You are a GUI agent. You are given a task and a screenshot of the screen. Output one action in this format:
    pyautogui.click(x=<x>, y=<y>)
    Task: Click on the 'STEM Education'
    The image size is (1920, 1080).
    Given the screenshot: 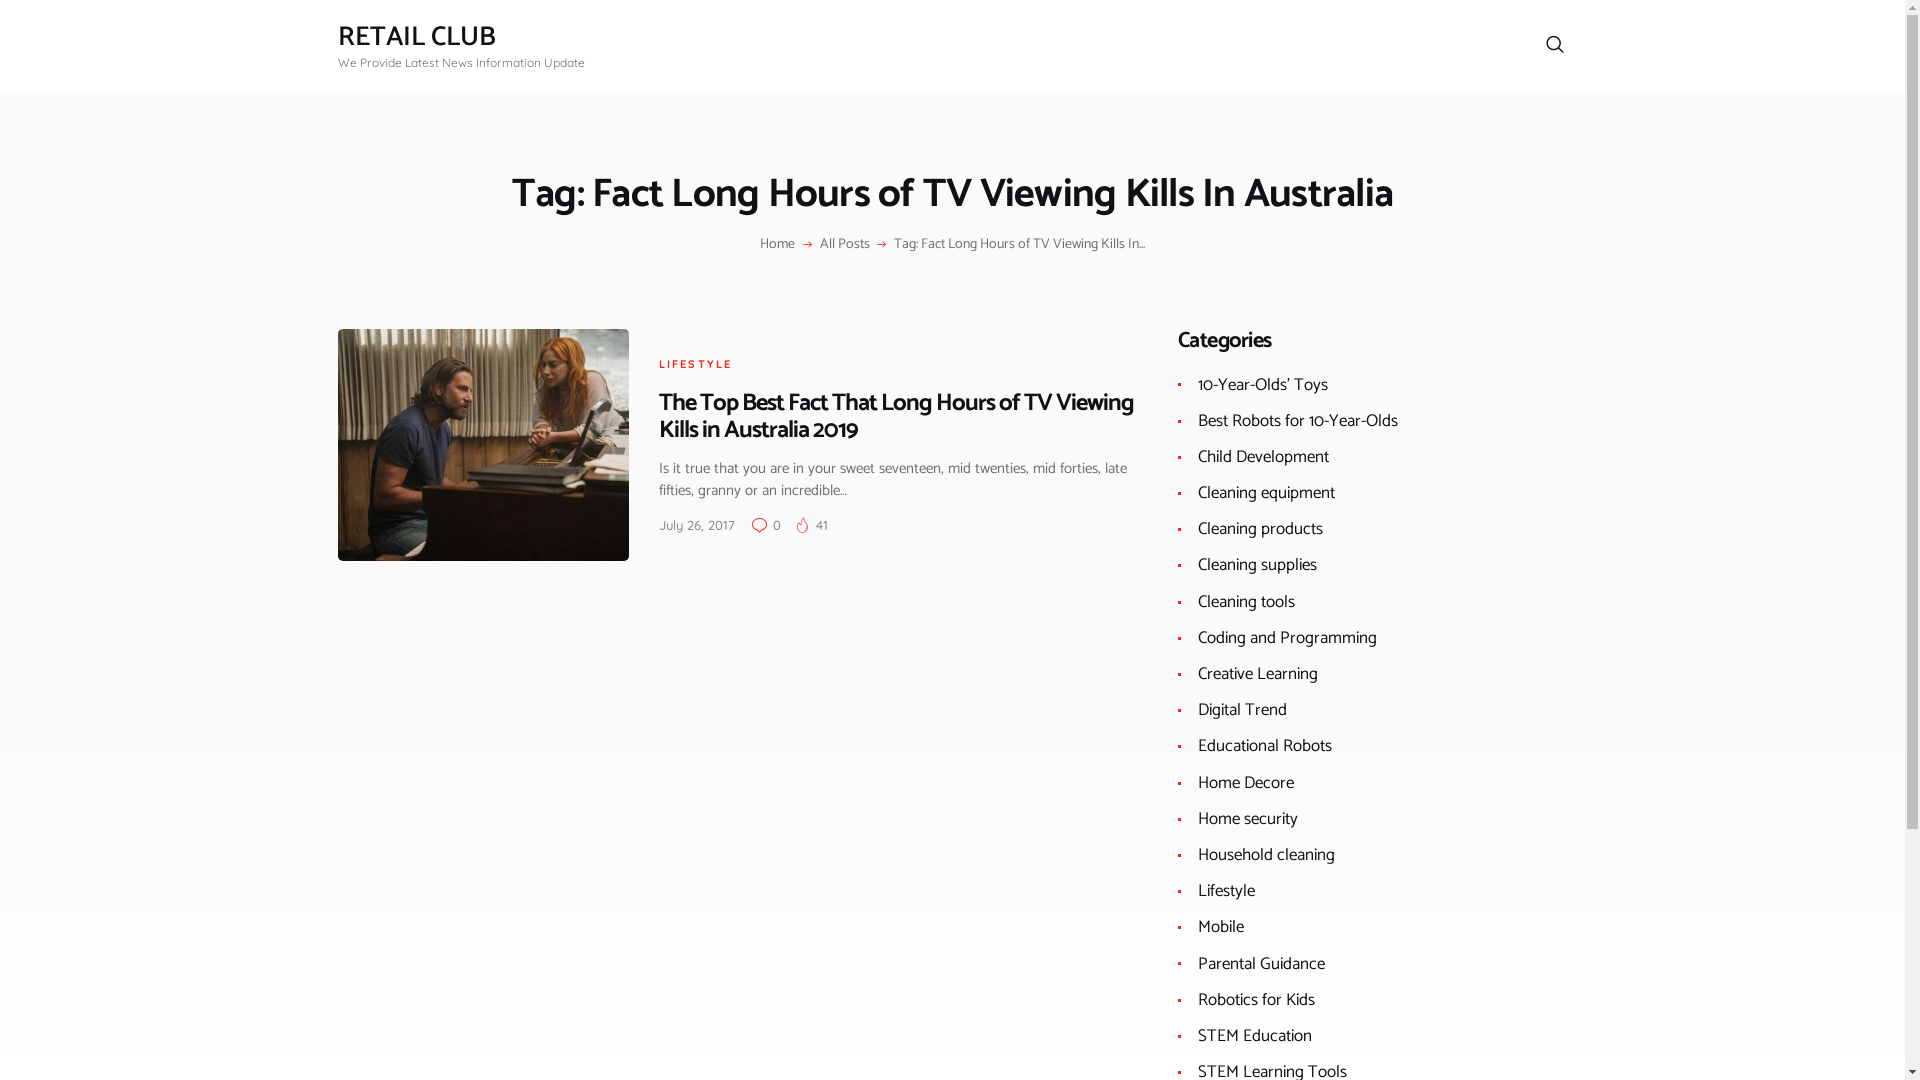 What is the action you would take?
    pyautogui.click(x=1253, y=1035)
    